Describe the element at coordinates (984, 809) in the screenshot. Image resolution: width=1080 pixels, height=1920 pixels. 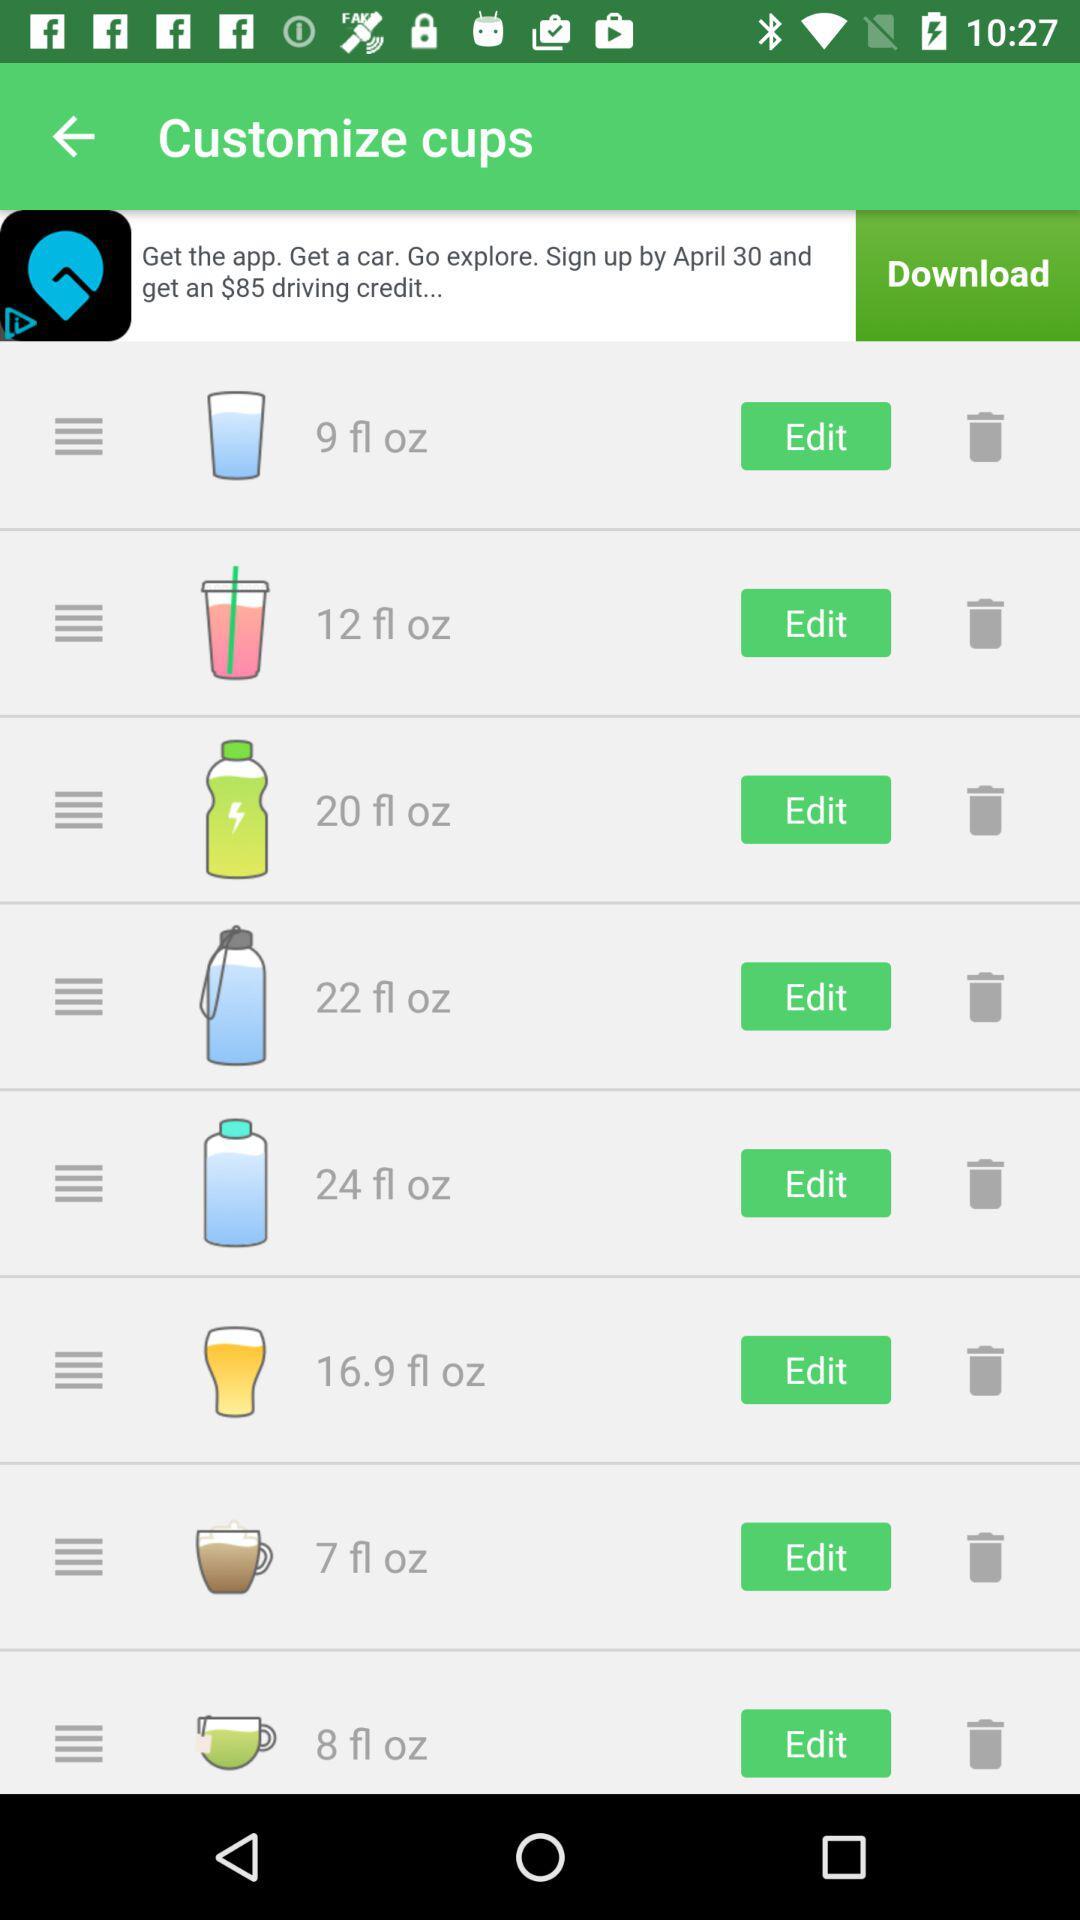
I see `delete this selection` at that location.